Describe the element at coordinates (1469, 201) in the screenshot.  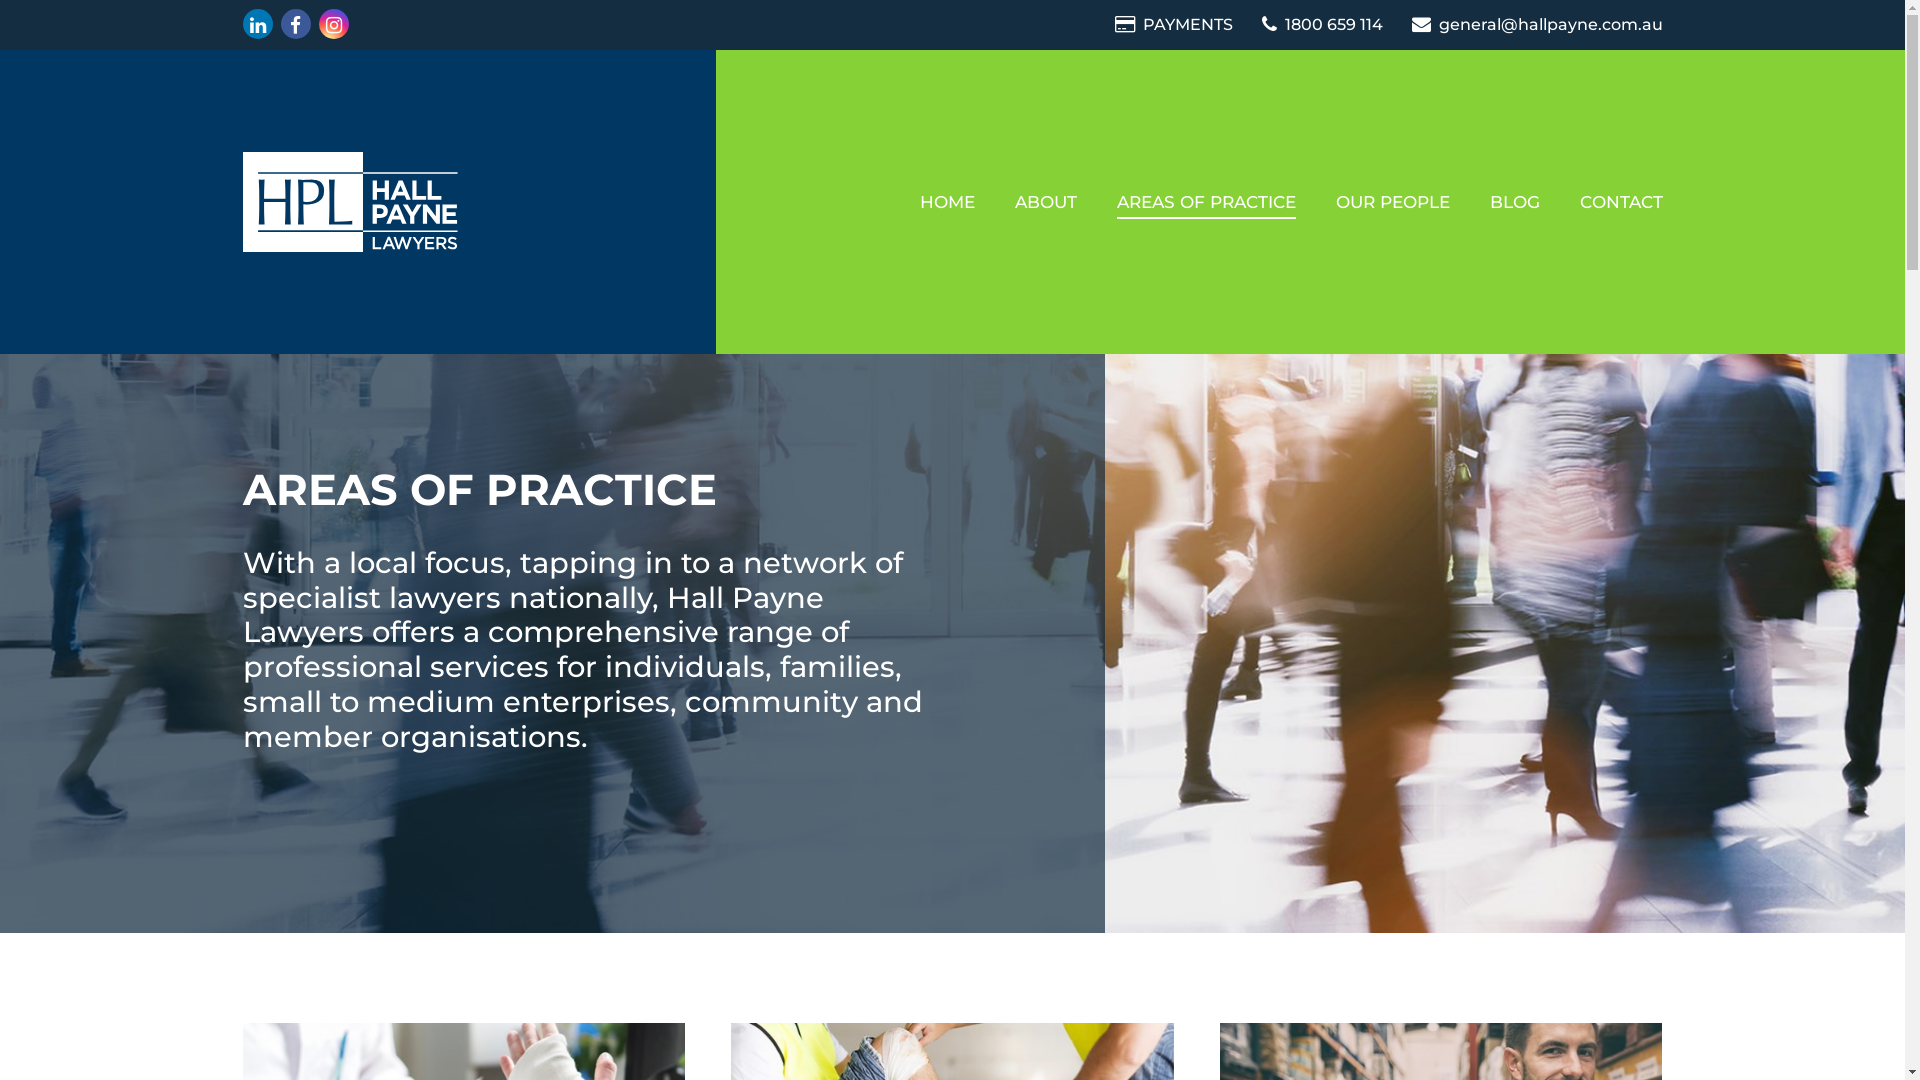
I see `'BLOG'` at that location.